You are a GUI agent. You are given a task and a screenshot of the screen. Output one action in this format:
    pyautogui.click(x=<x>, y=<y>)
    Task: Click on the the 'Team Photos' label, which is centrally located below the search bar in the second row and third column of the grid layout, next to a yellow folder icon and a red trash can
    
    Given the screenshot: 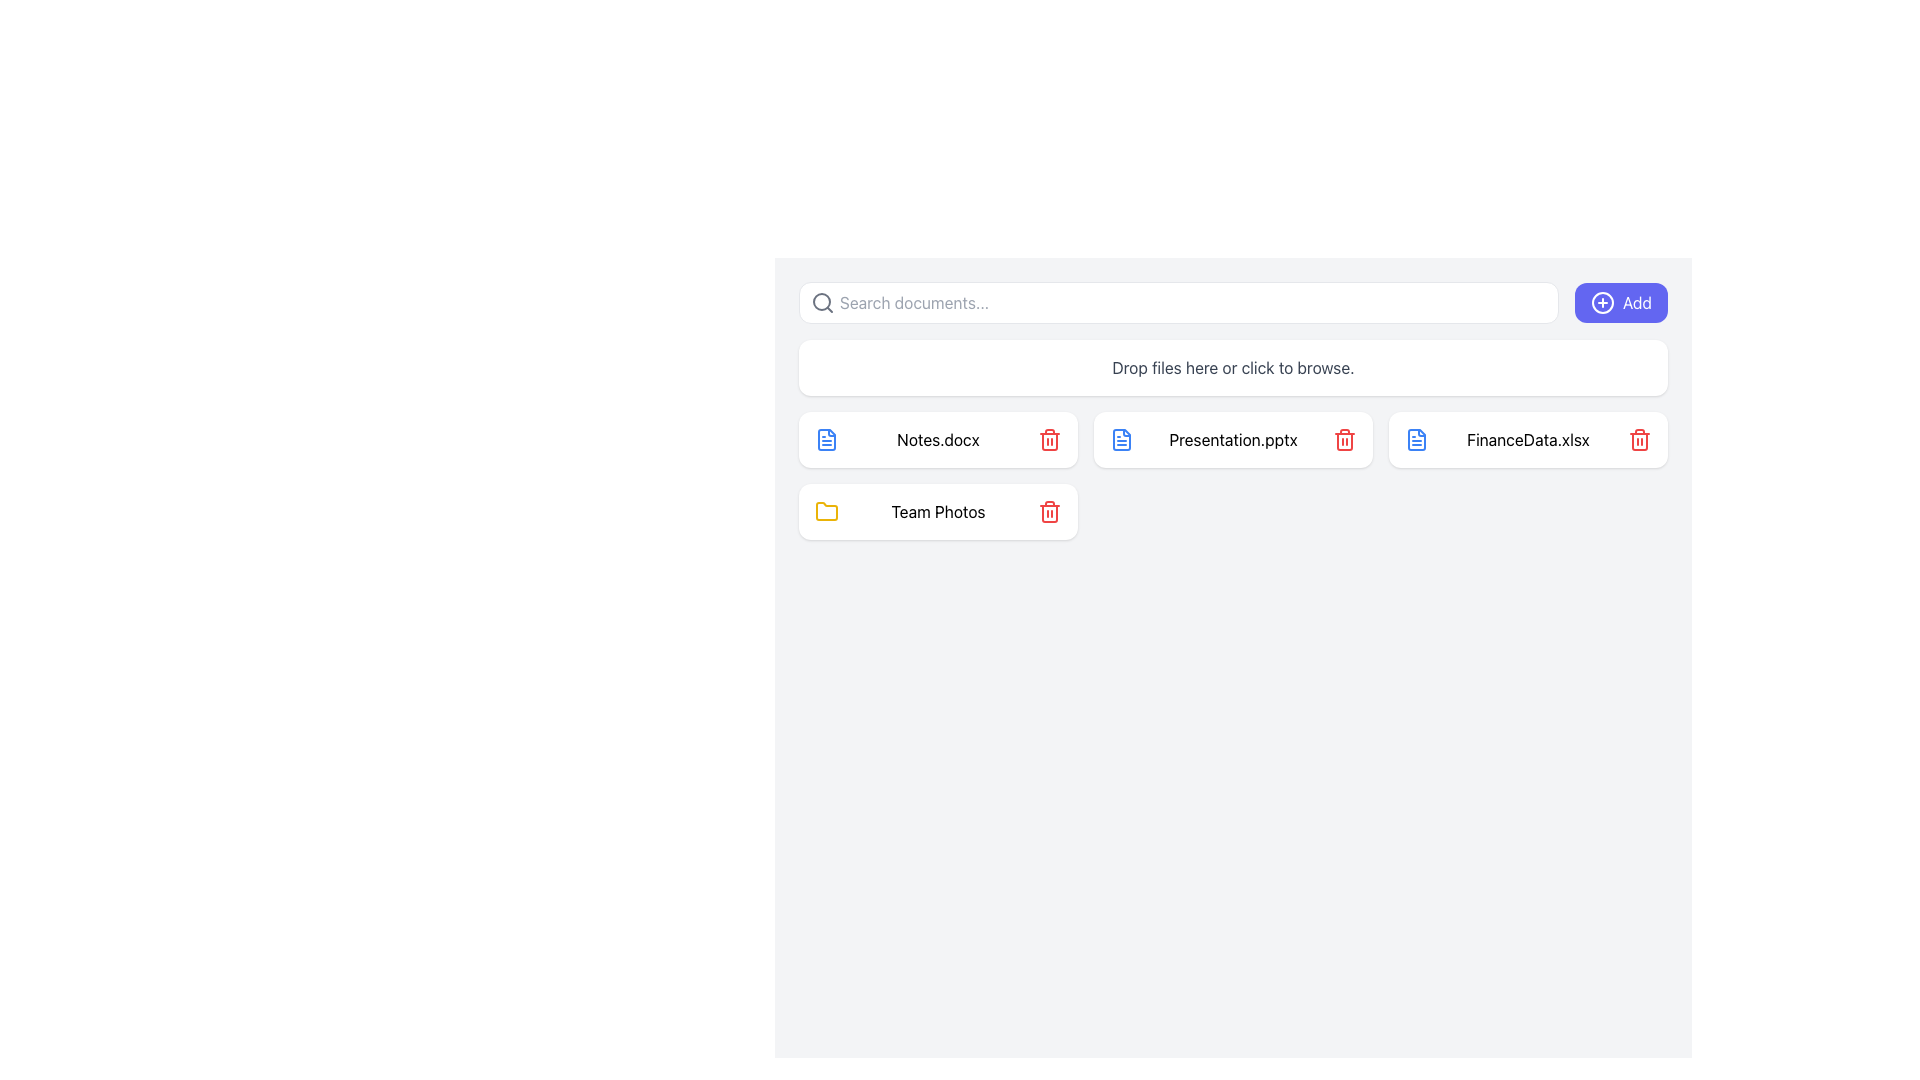 What is the action you would take?
    pyautogui.click(x=937, y=511)
    